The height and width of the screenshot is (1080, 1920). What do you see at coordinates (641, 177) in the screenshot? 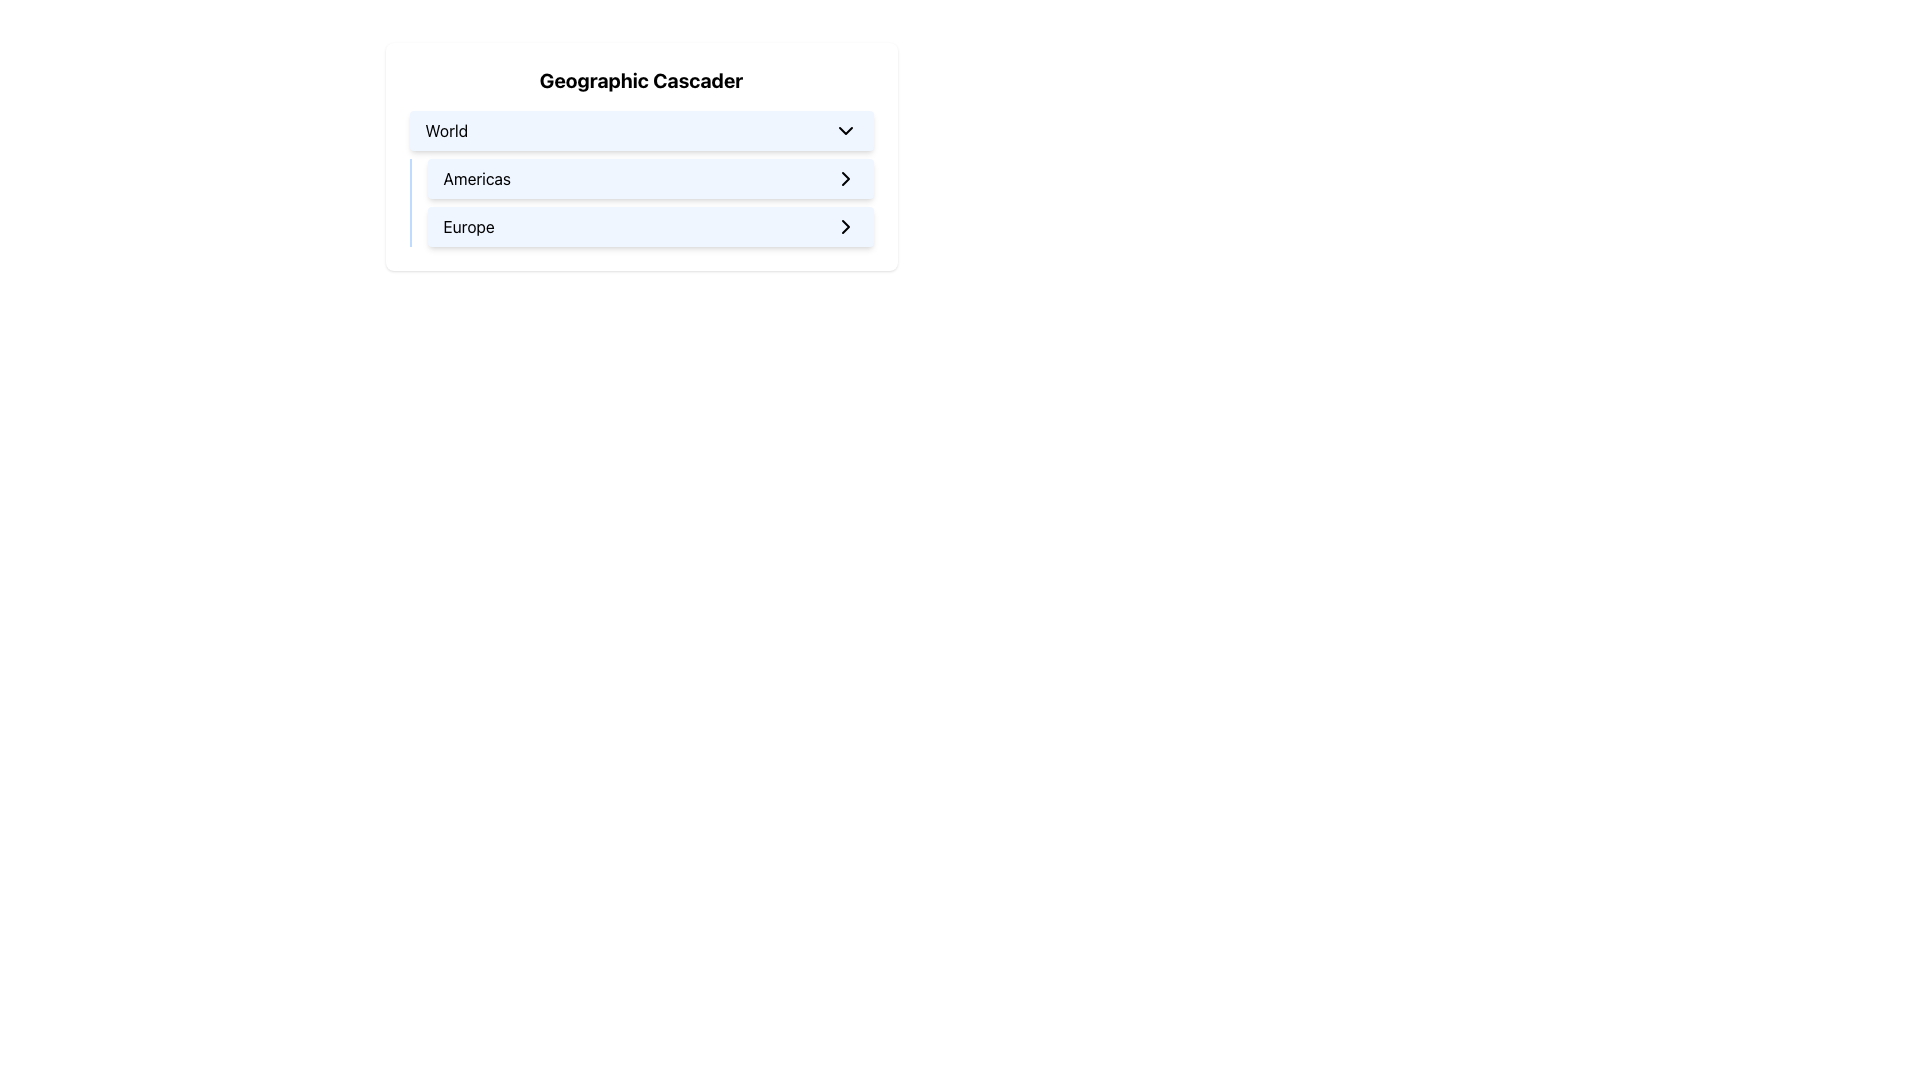
I see `the interactive menu item labeled 'Americas' within the Geographic Cascader menu` at bounding box center [641, 177].